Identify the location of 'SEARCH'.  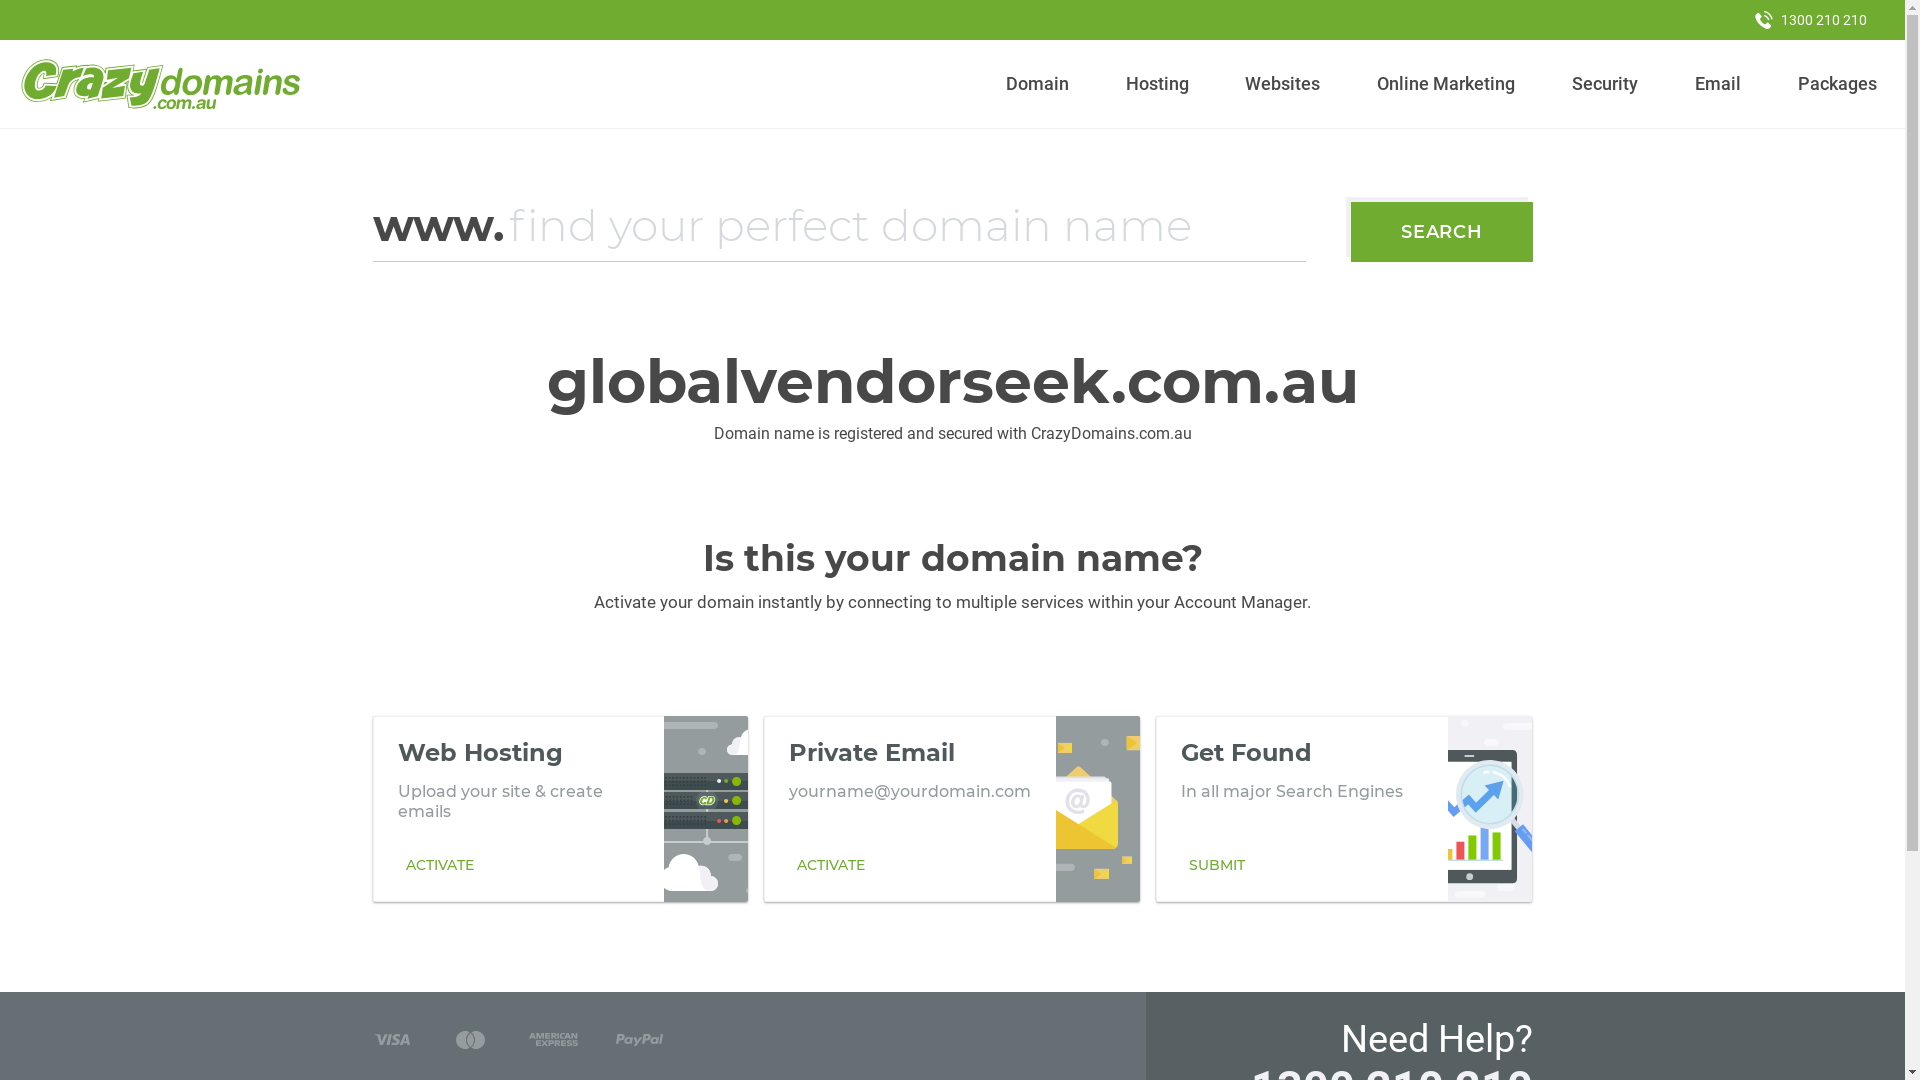
(1441, 230).